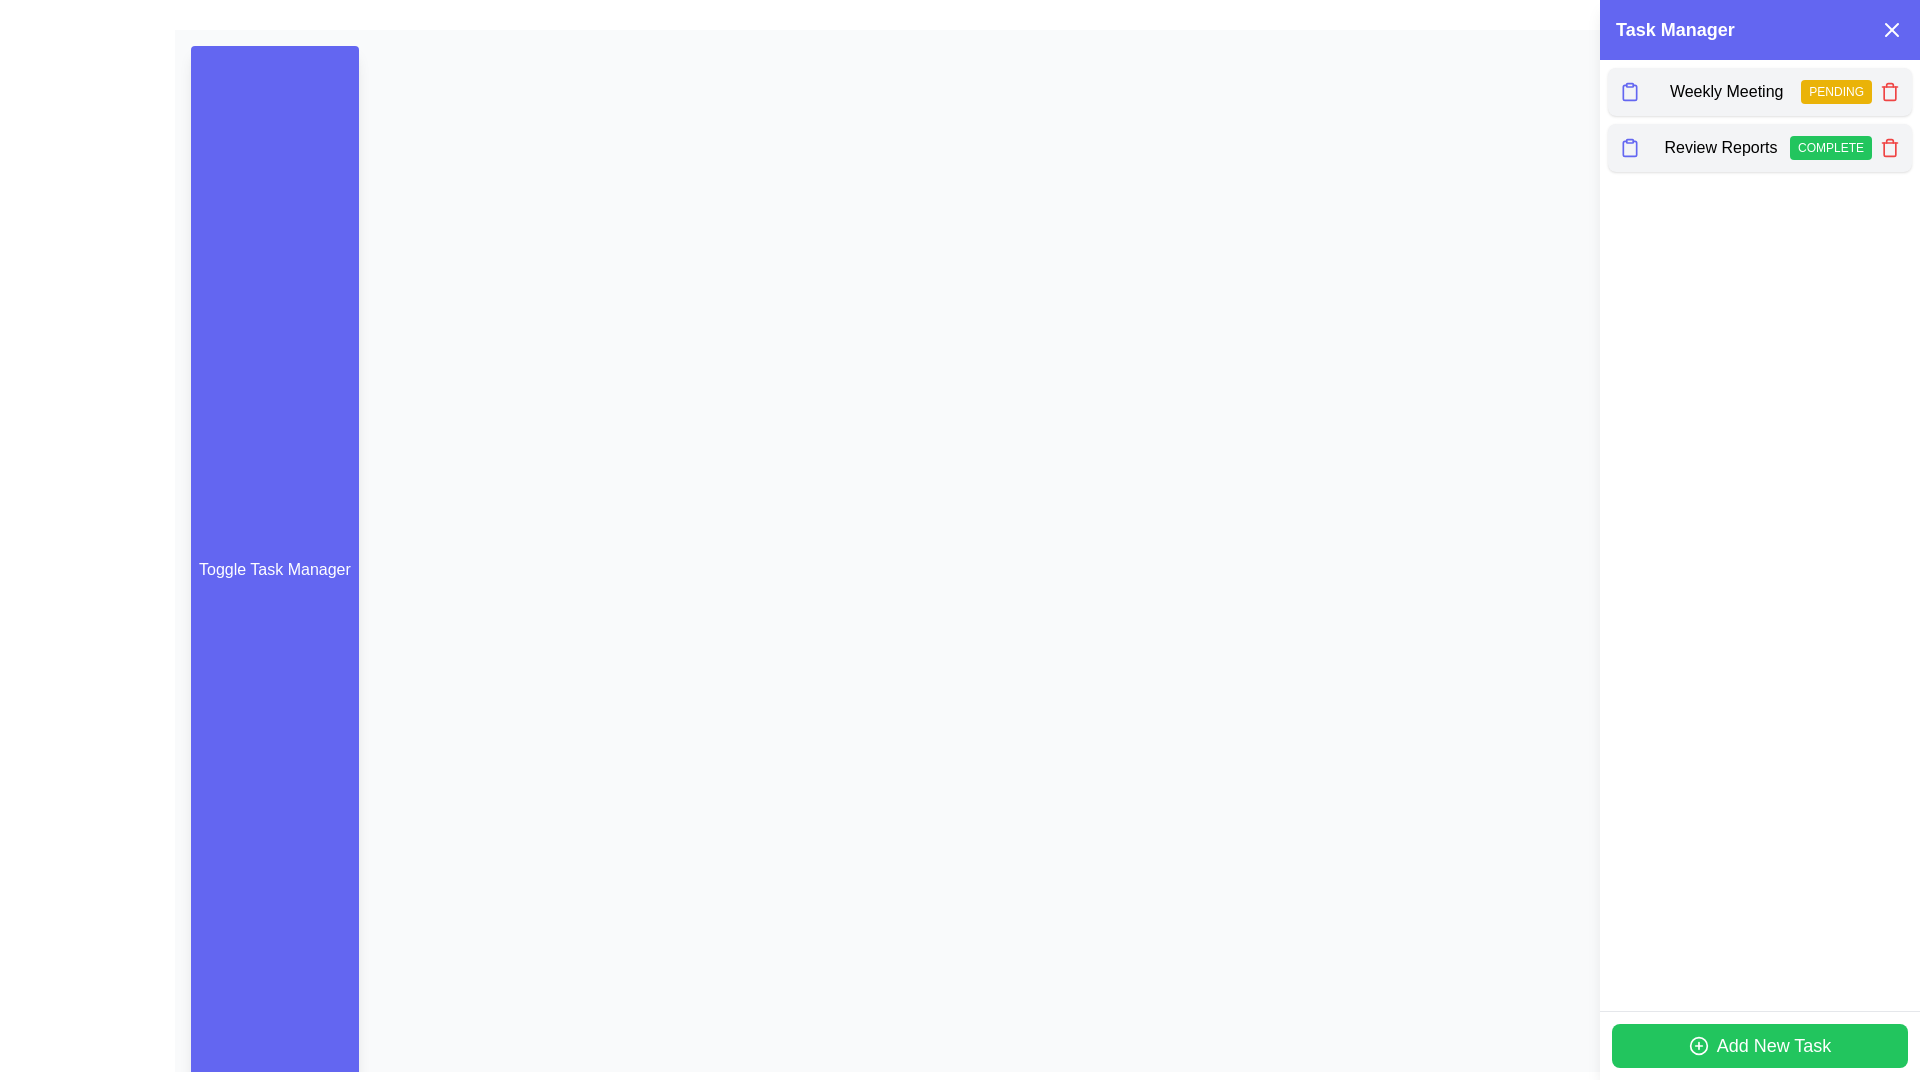 This screenshot has height=1080, width=1920. I want to click on the decorative icon within the 'Add New Task' button located at the bottom right of the interface, so click(1697, 1044).